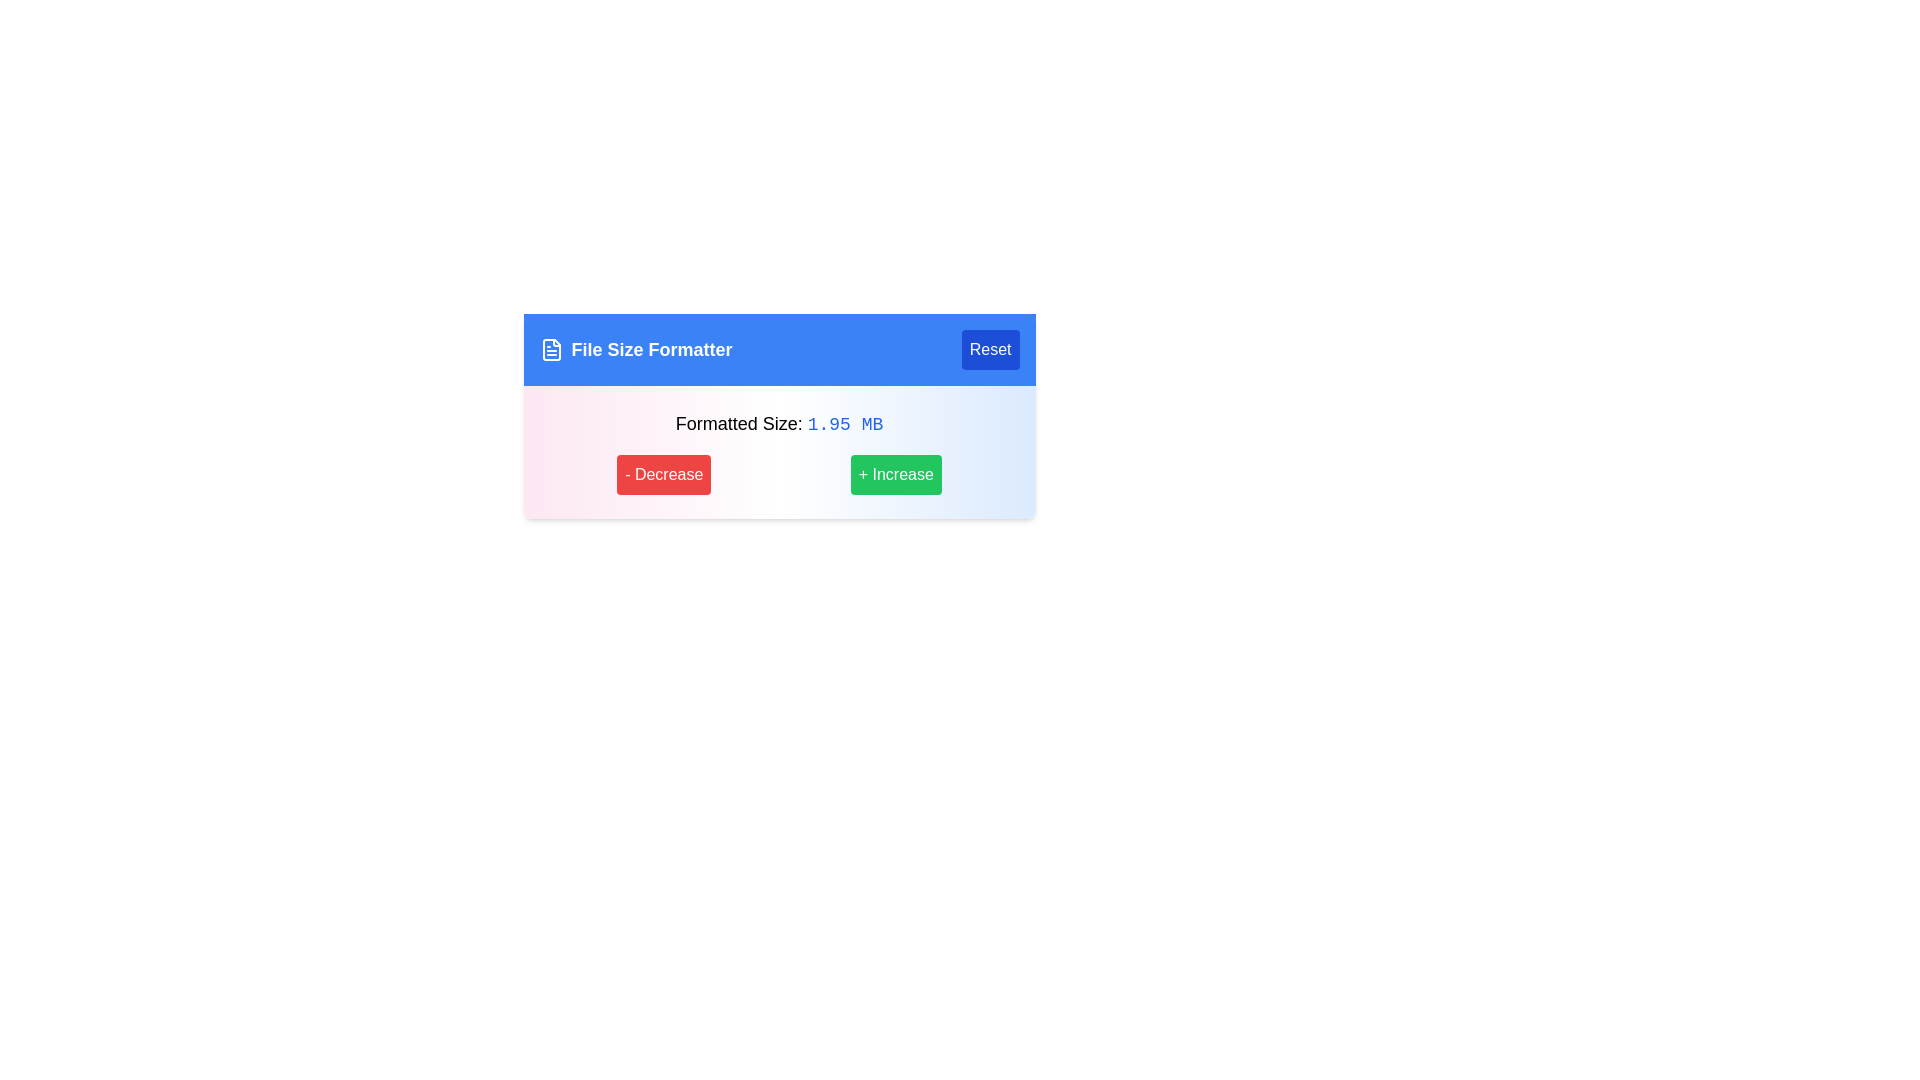  I want to click on the document icon with a white-on-blue theme located next to the 'File Size Formatter' header in the top-left corner of the component layout, so click(551, 349).